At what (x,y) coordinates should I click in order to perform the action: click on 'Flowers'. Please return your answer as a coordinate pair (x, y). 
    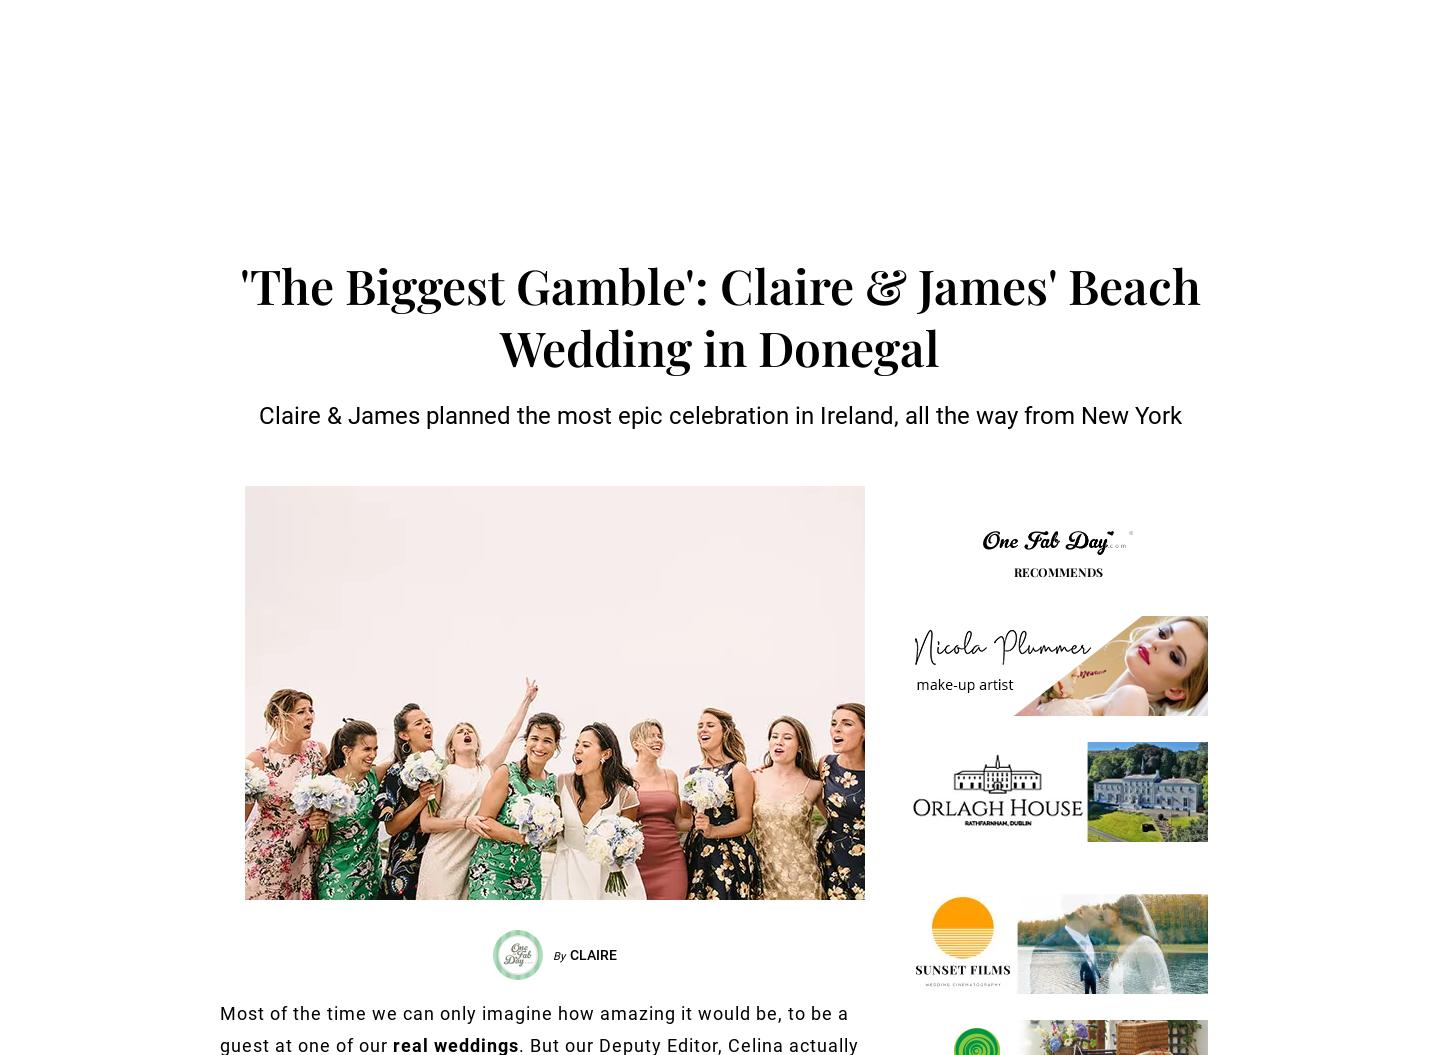
    Looking at the image, I should click on (278, 941).